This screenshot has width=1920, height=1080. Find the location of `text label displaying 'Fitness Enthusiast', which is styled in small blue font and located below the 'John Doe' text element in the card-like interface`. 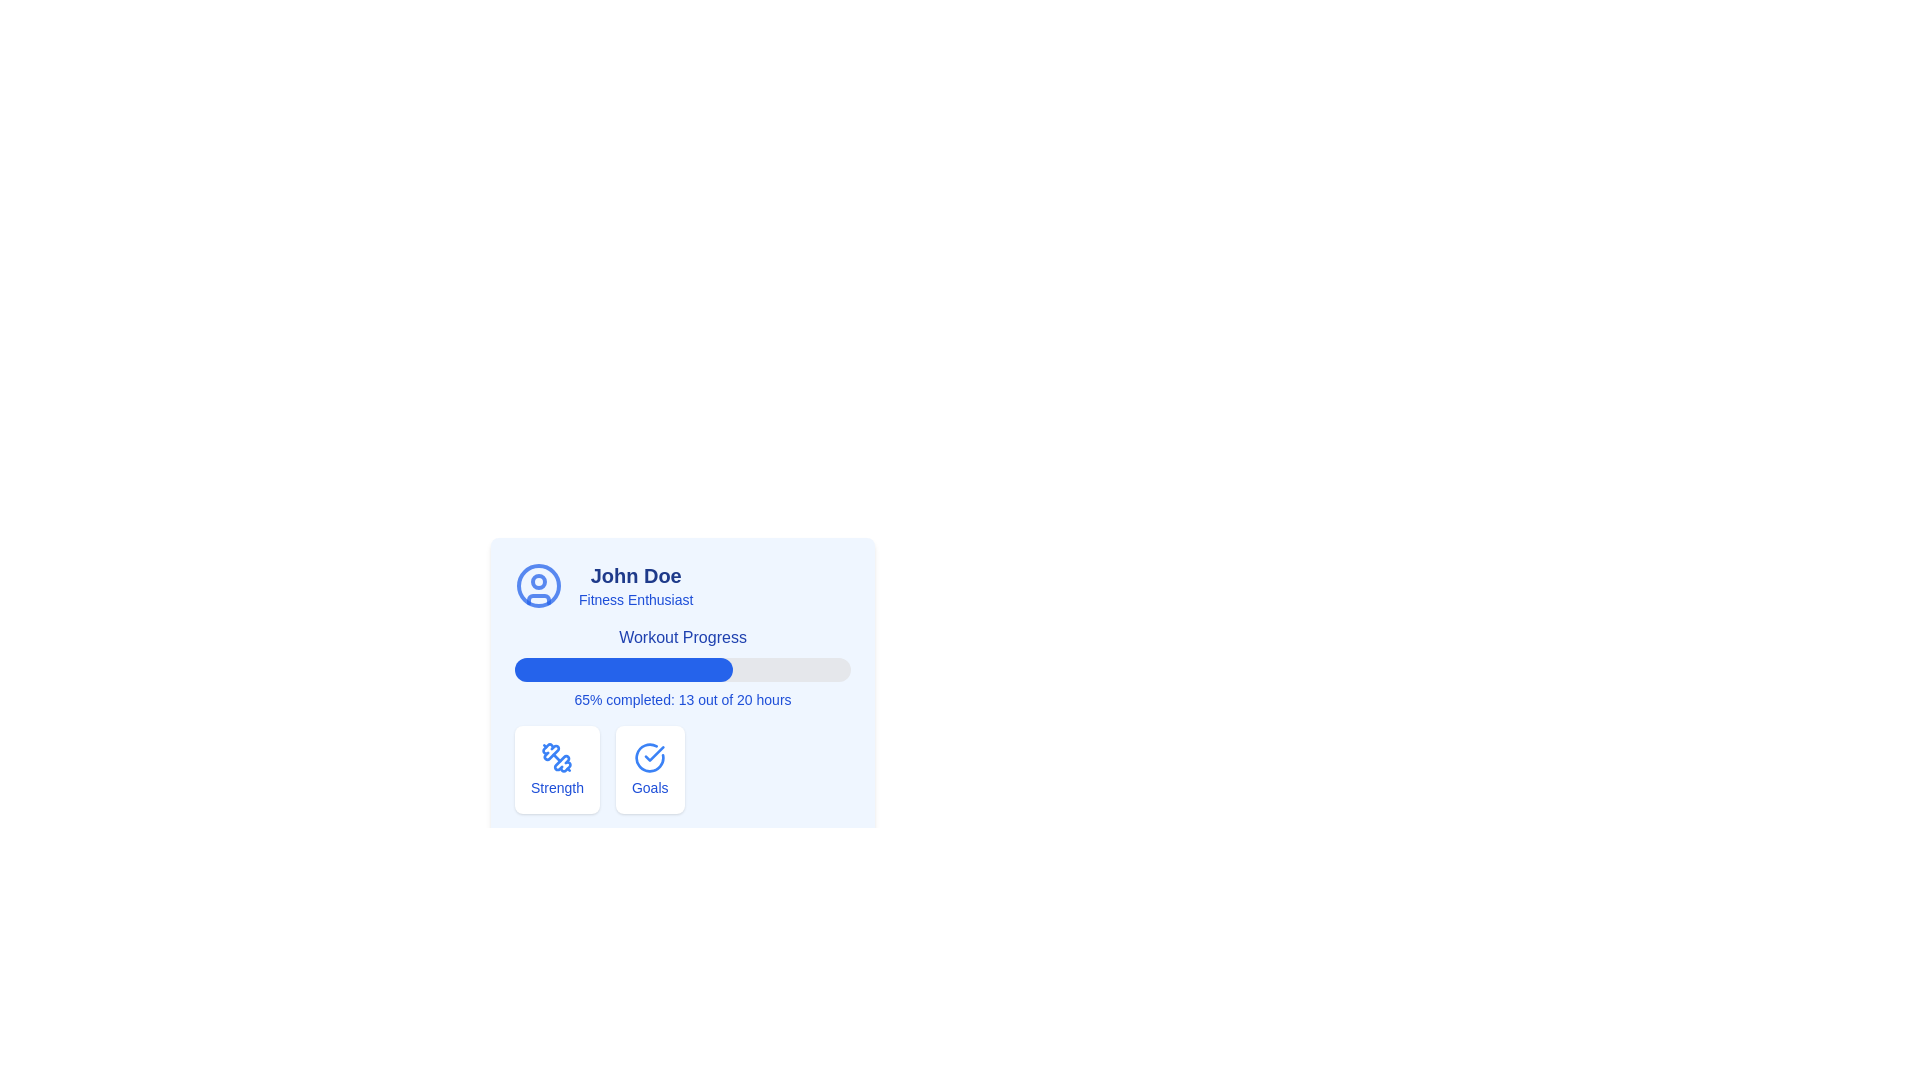

text label displaying 'Fitness Enthusiast', which is styled in small blue font and located below the 'John Doe' text element in the card-like interface is located at coordinates (635, 599).